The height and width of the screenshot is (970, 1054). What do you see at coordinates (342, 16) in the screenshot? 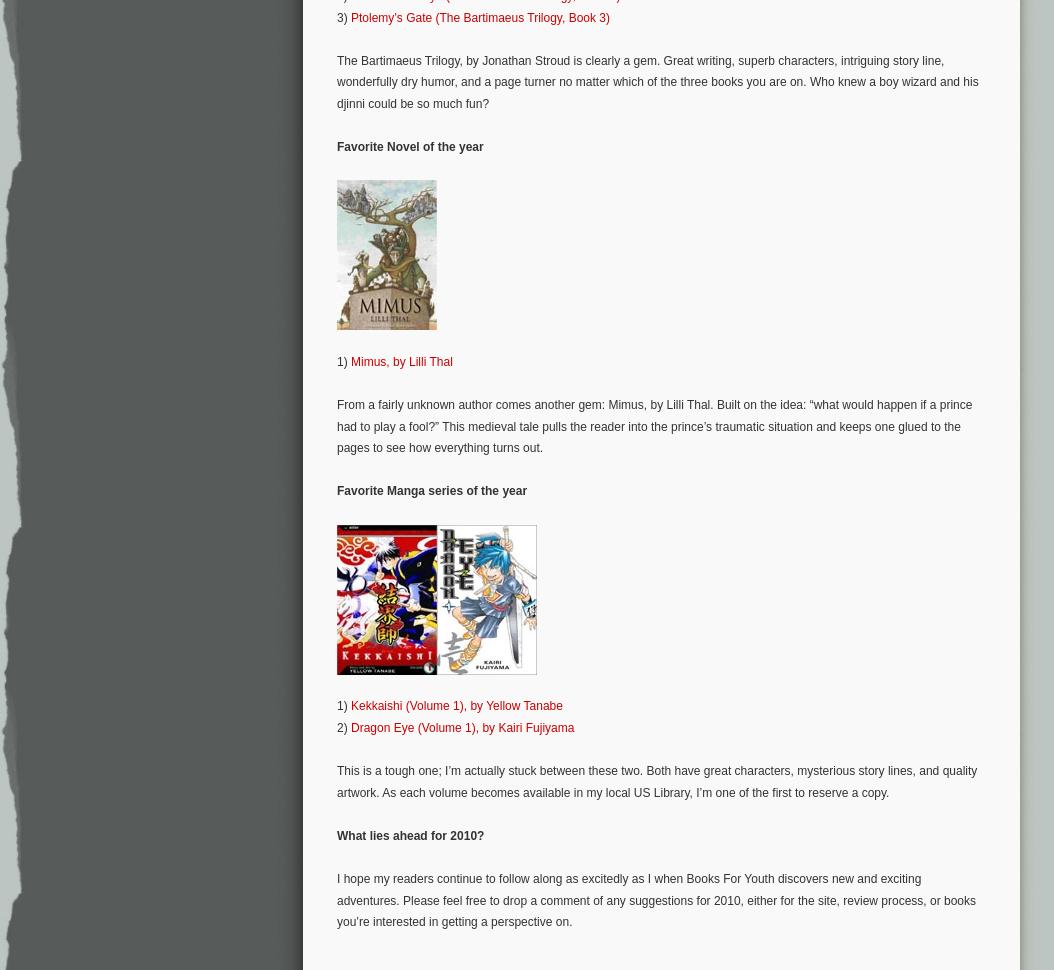
I see `'3)'` at bounding box center [342, 16].